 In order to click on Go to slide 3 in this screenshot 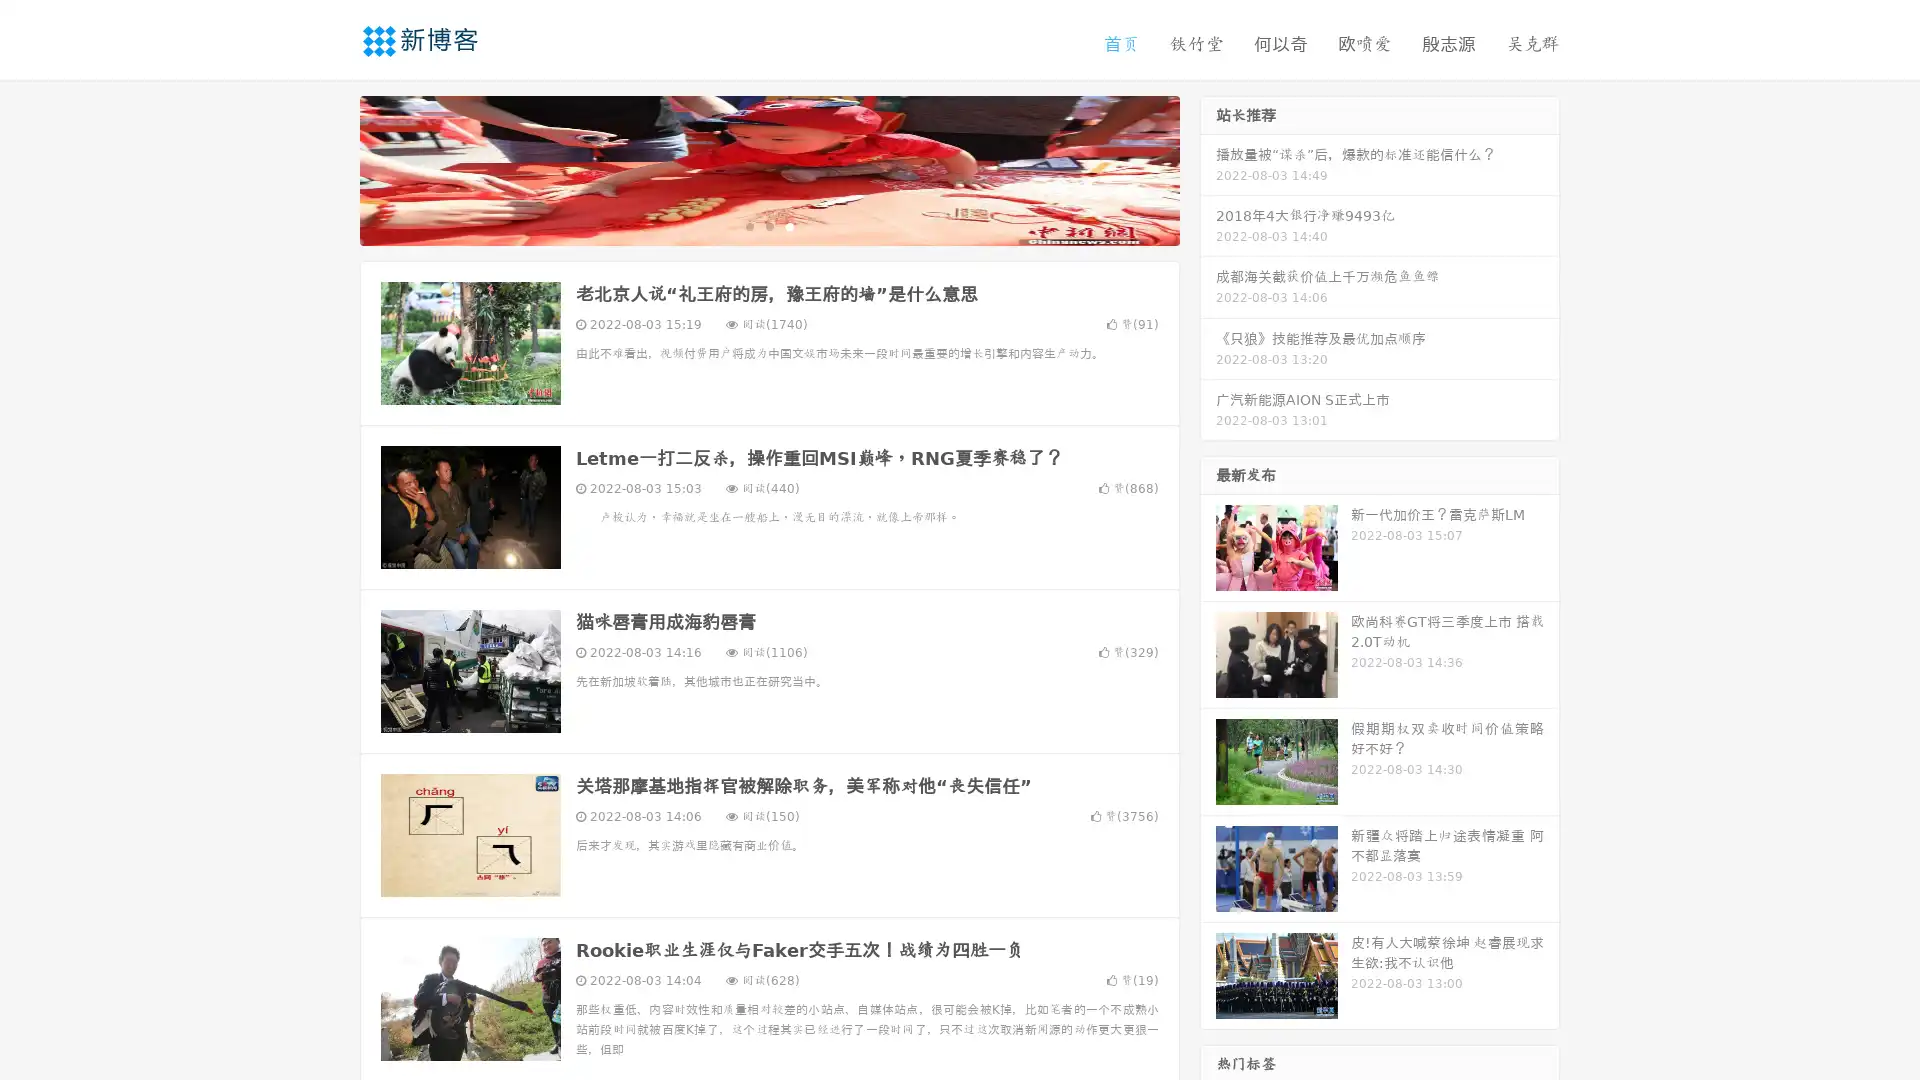, I will do `click(789, 225)`.